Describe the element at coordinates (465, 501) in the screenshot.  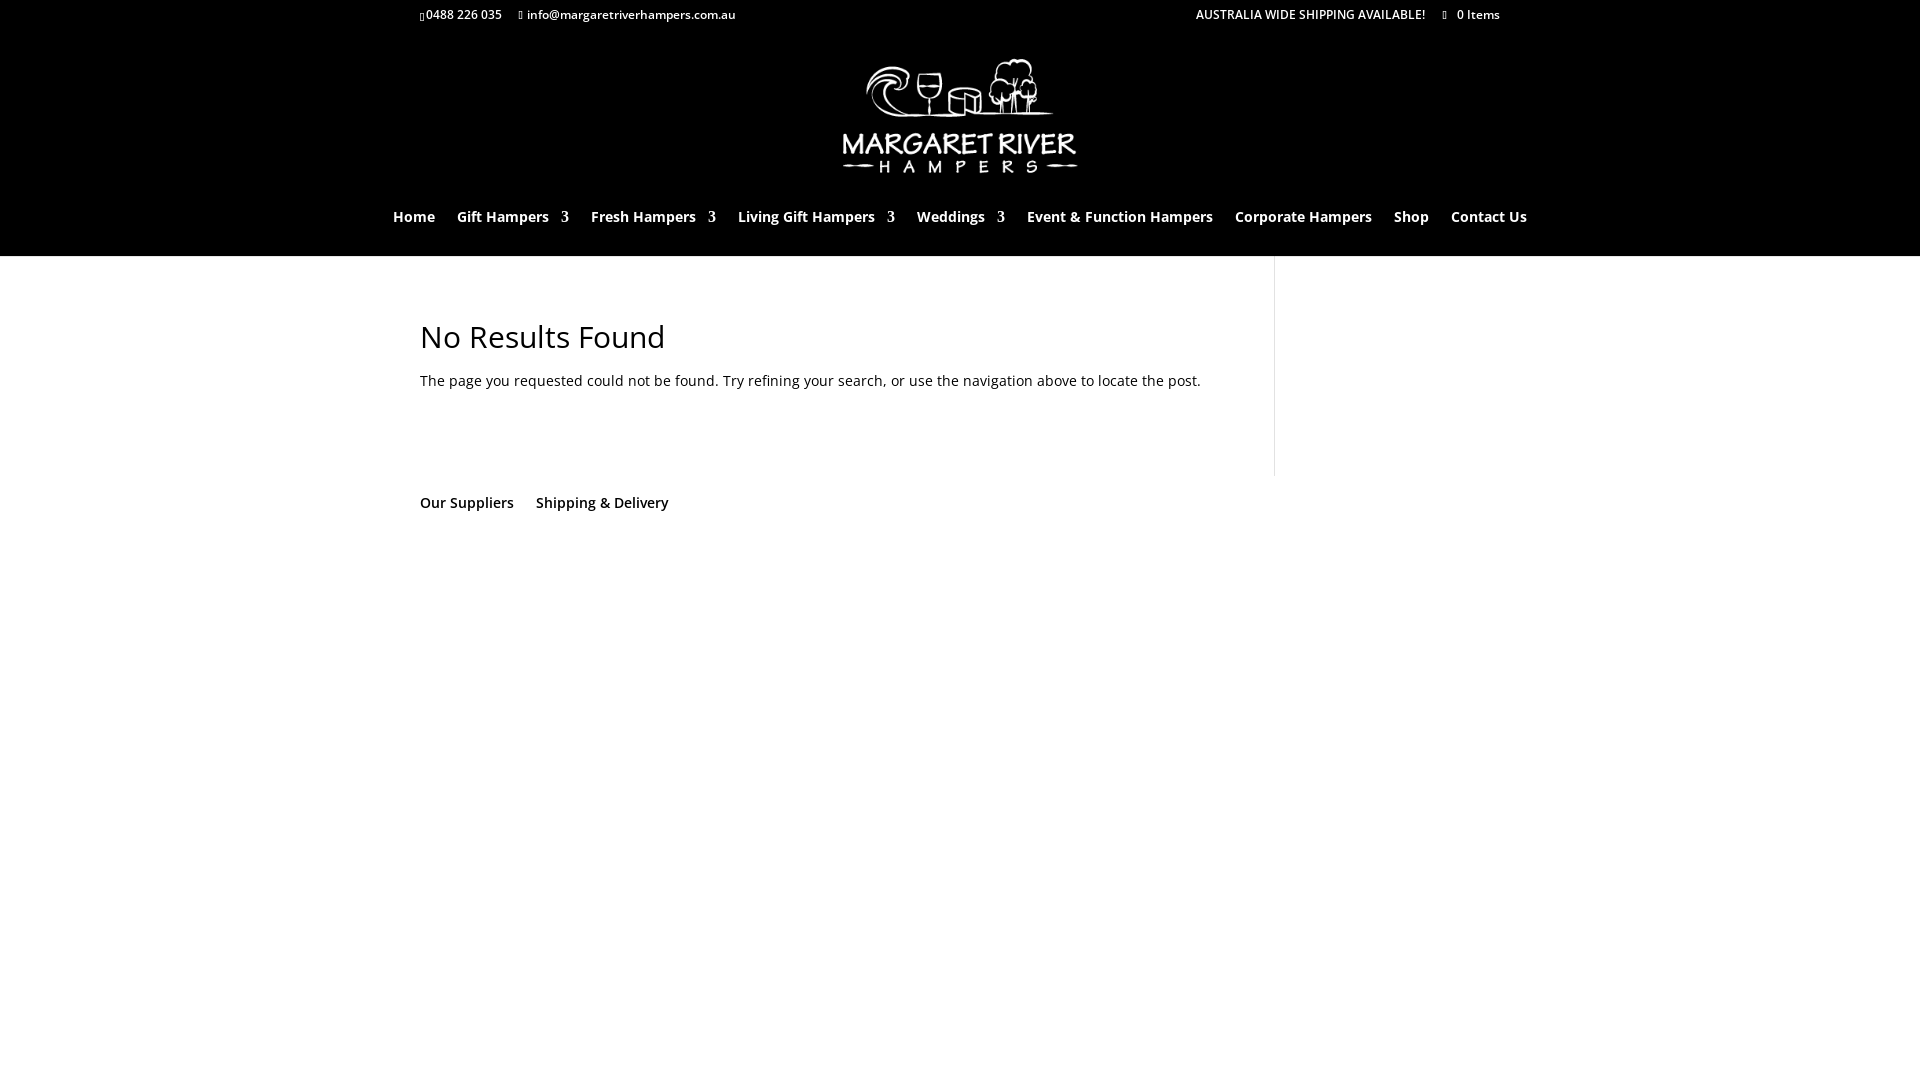
I see `'Our Suppliers'` at that location.